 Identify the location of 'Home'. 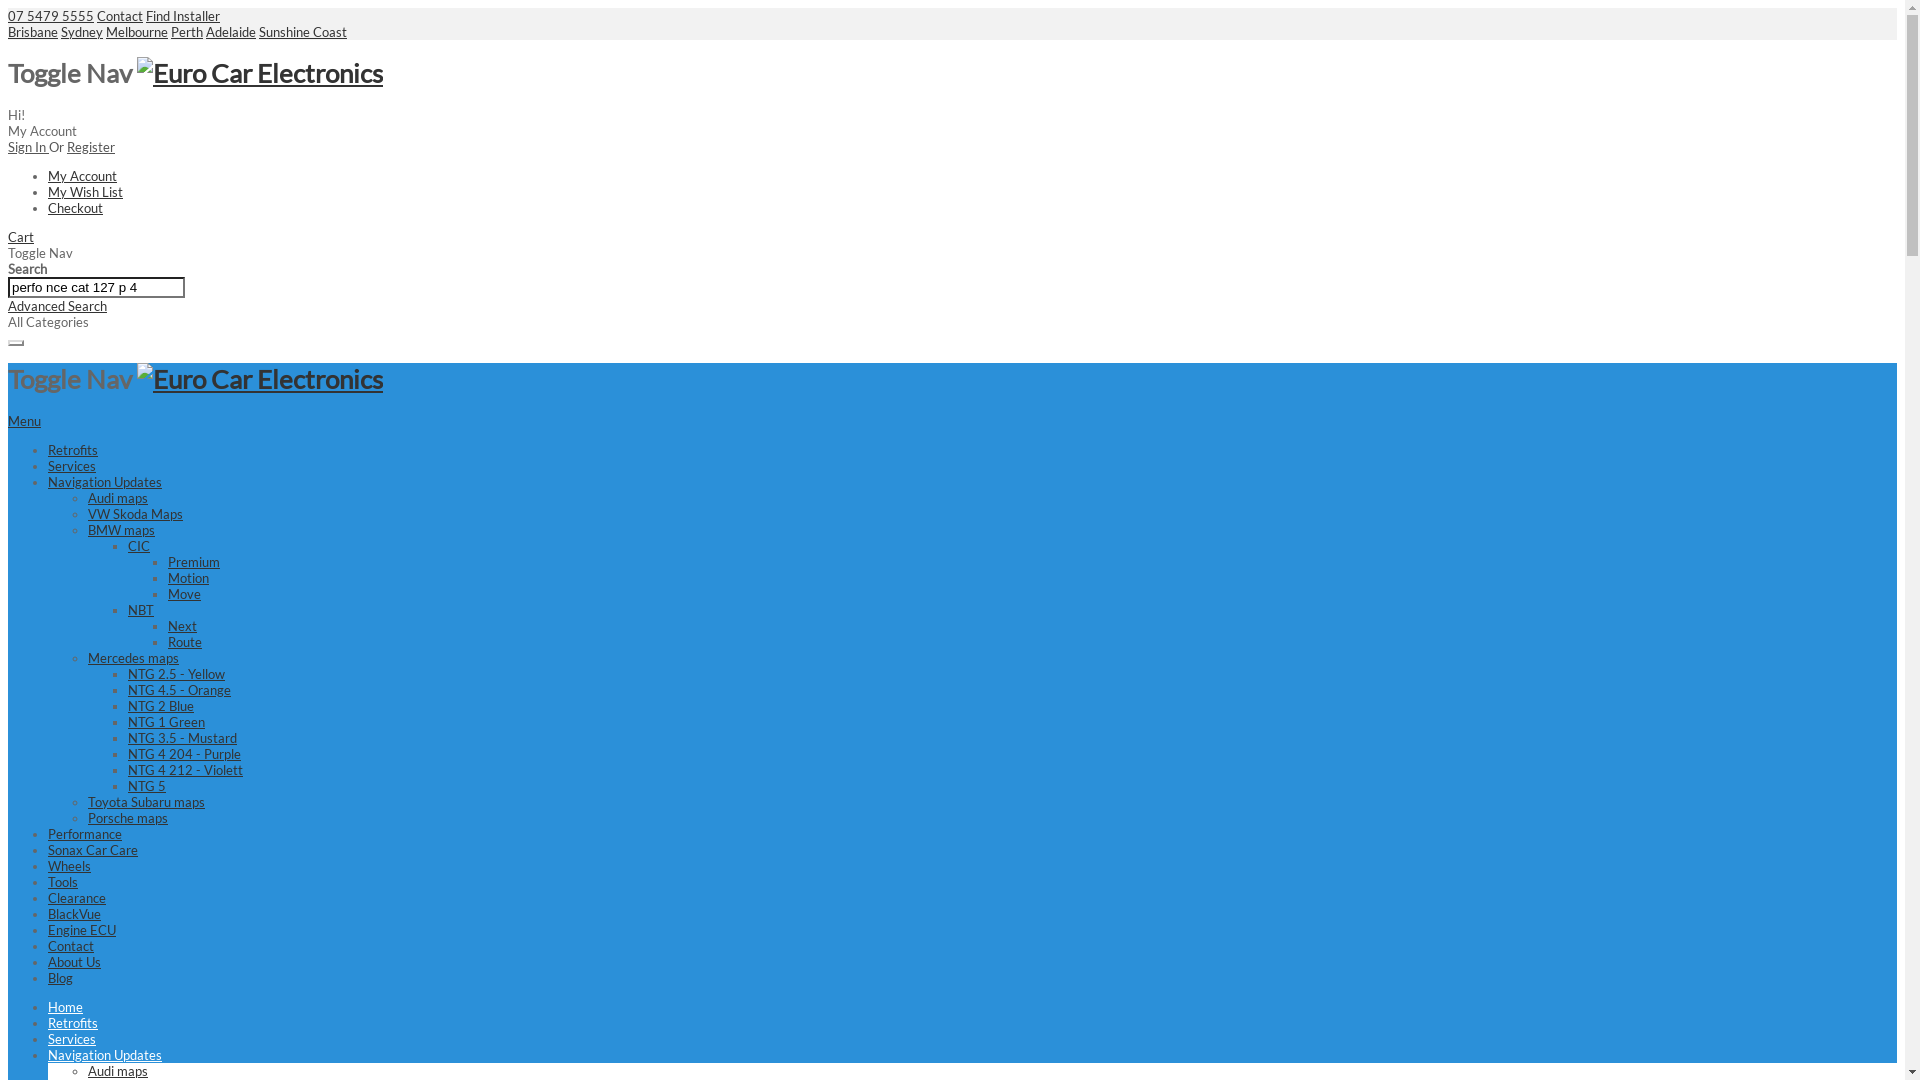
(65, 1006).